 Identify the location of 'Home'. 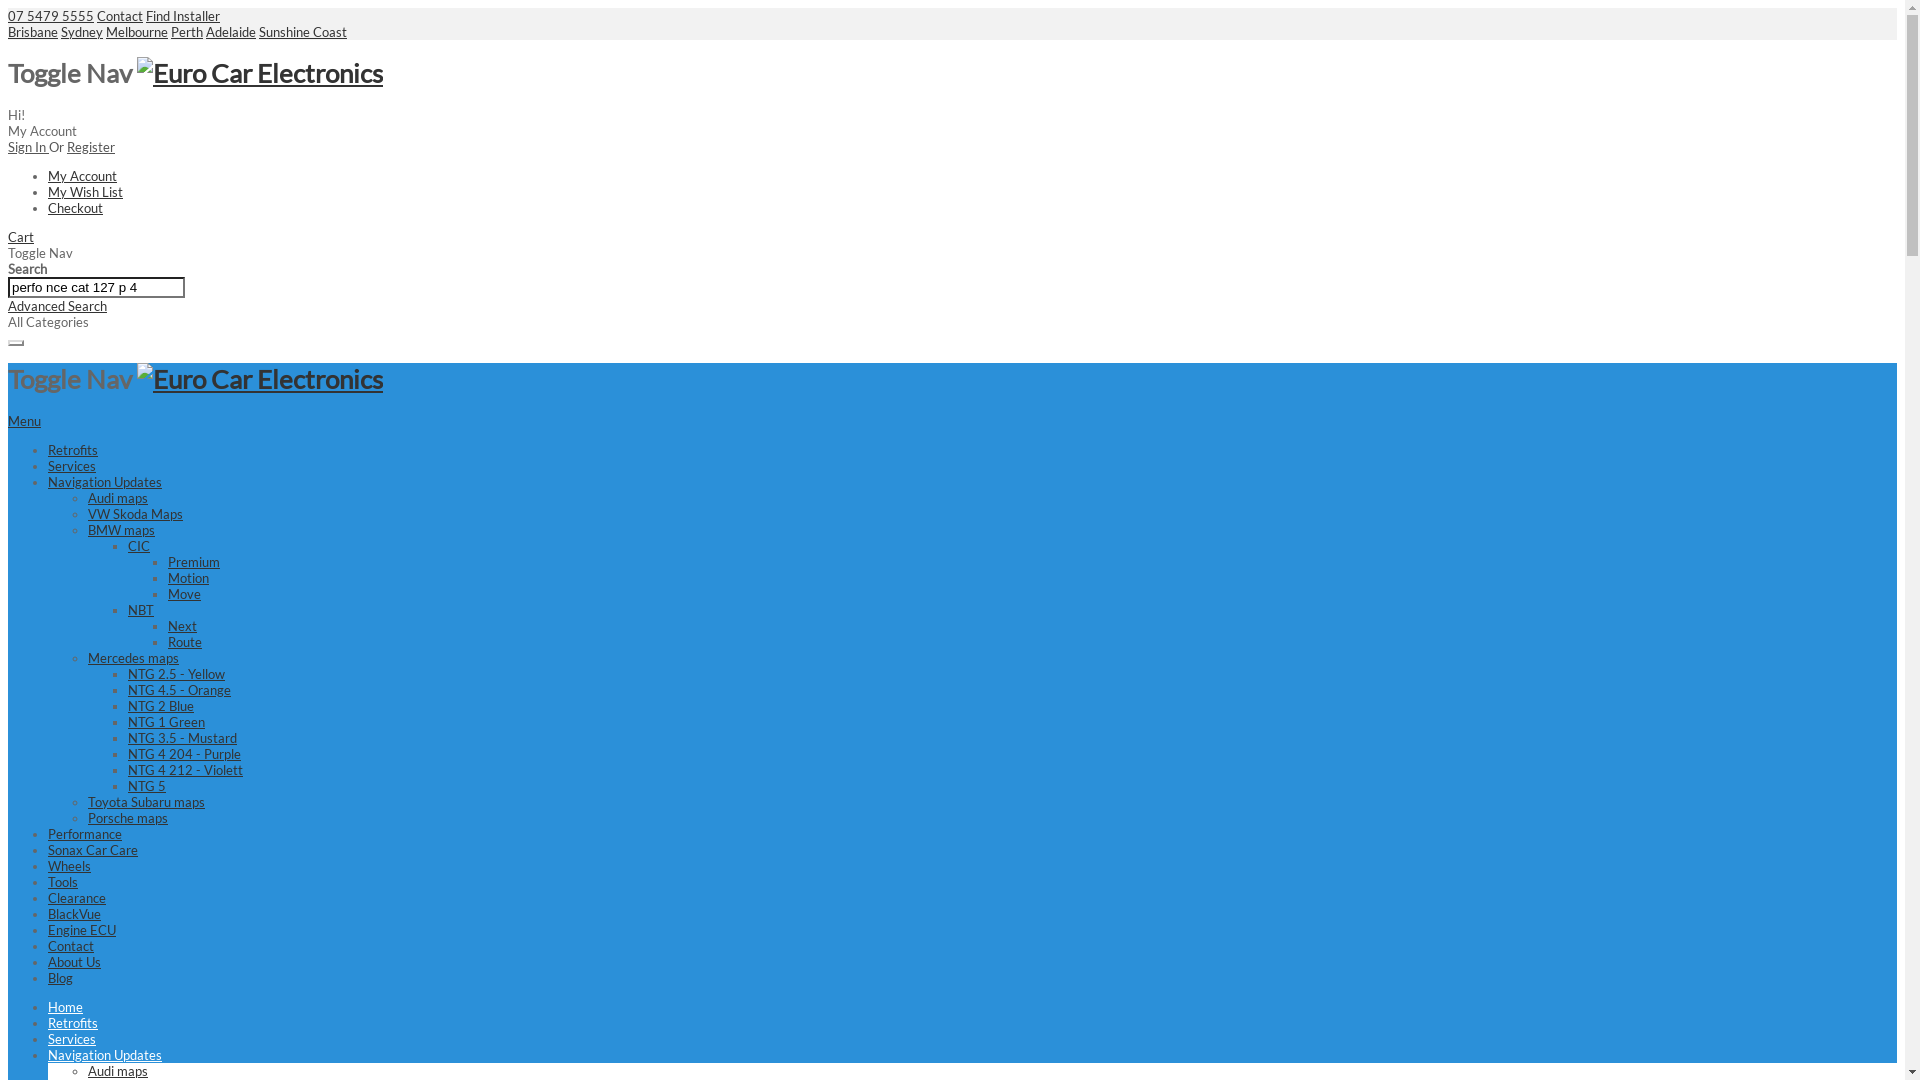
(65, 1006).